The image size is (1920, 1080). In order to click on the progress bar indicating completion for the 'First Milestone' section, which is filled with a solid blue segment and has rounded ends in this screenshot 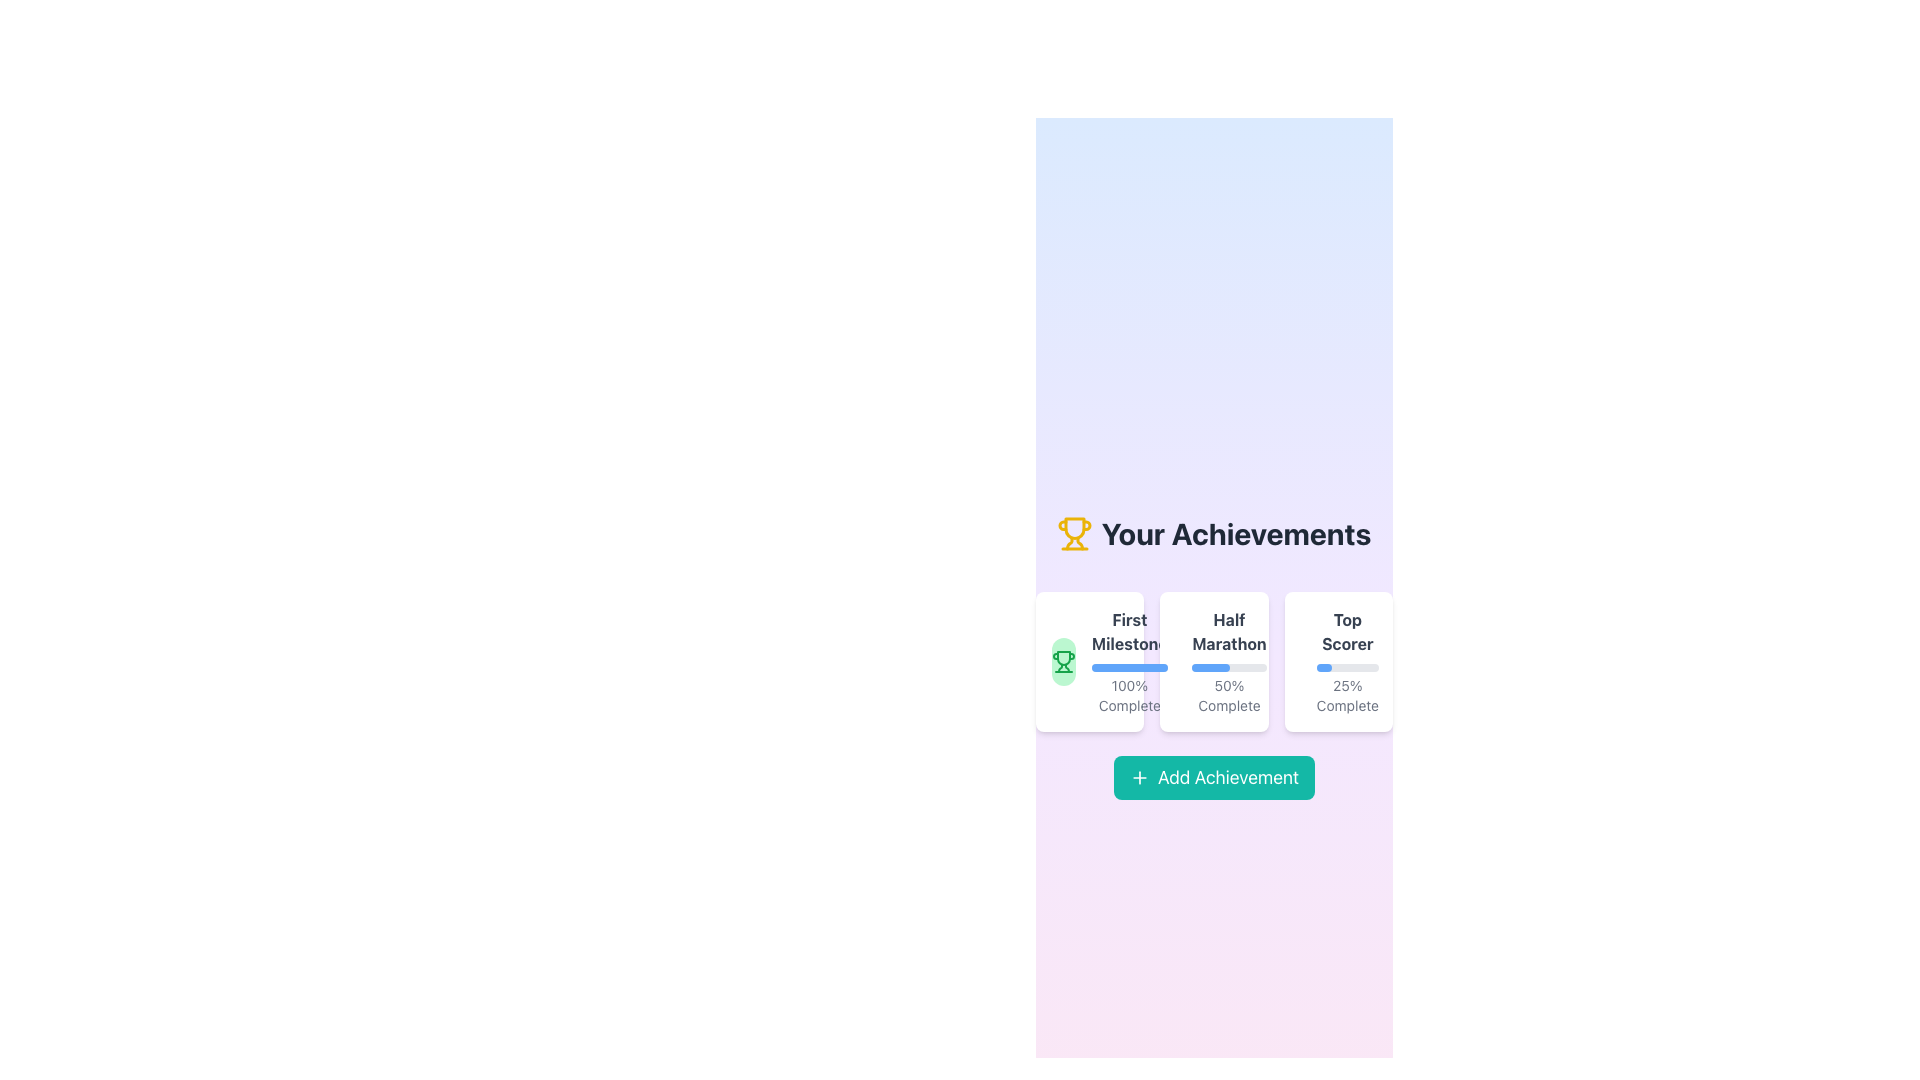, I will do `click(1129, 667)`.